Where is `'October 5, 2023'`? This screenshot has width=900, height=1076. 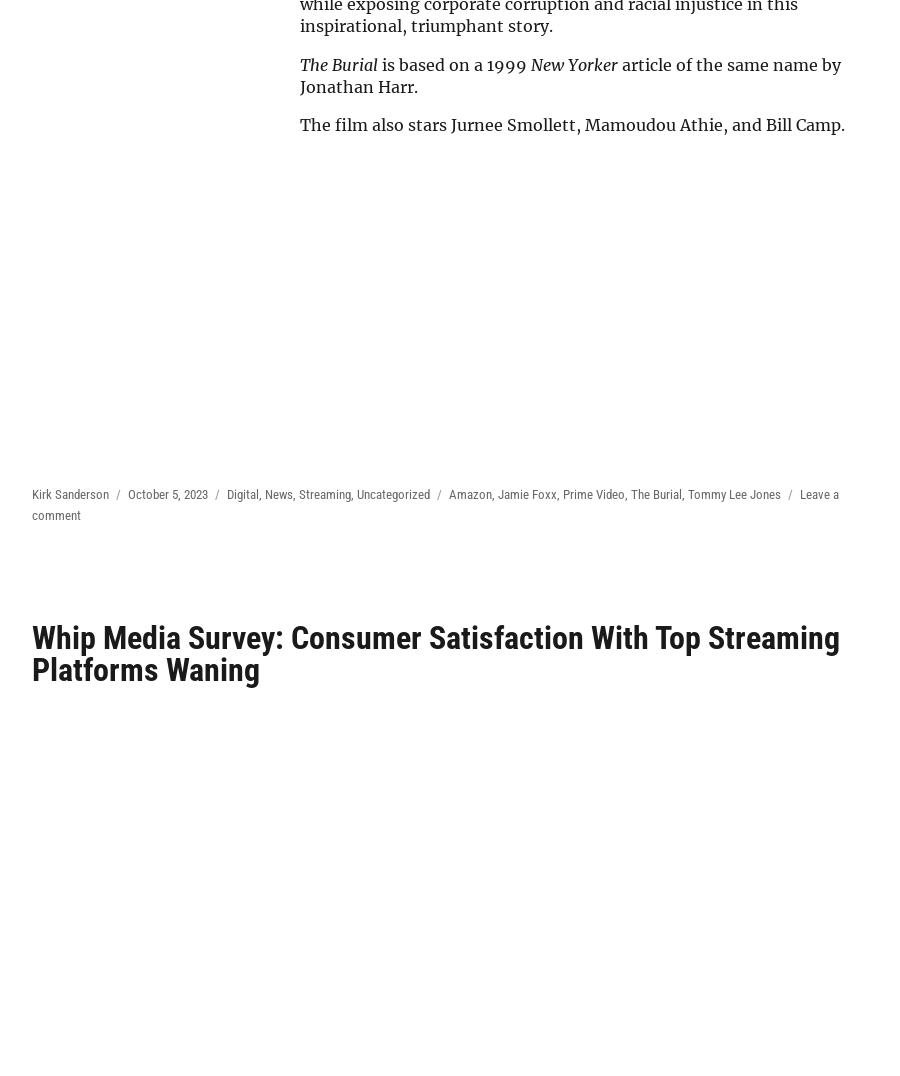 'October 5, 2023' is located at coordinates (168, 492).